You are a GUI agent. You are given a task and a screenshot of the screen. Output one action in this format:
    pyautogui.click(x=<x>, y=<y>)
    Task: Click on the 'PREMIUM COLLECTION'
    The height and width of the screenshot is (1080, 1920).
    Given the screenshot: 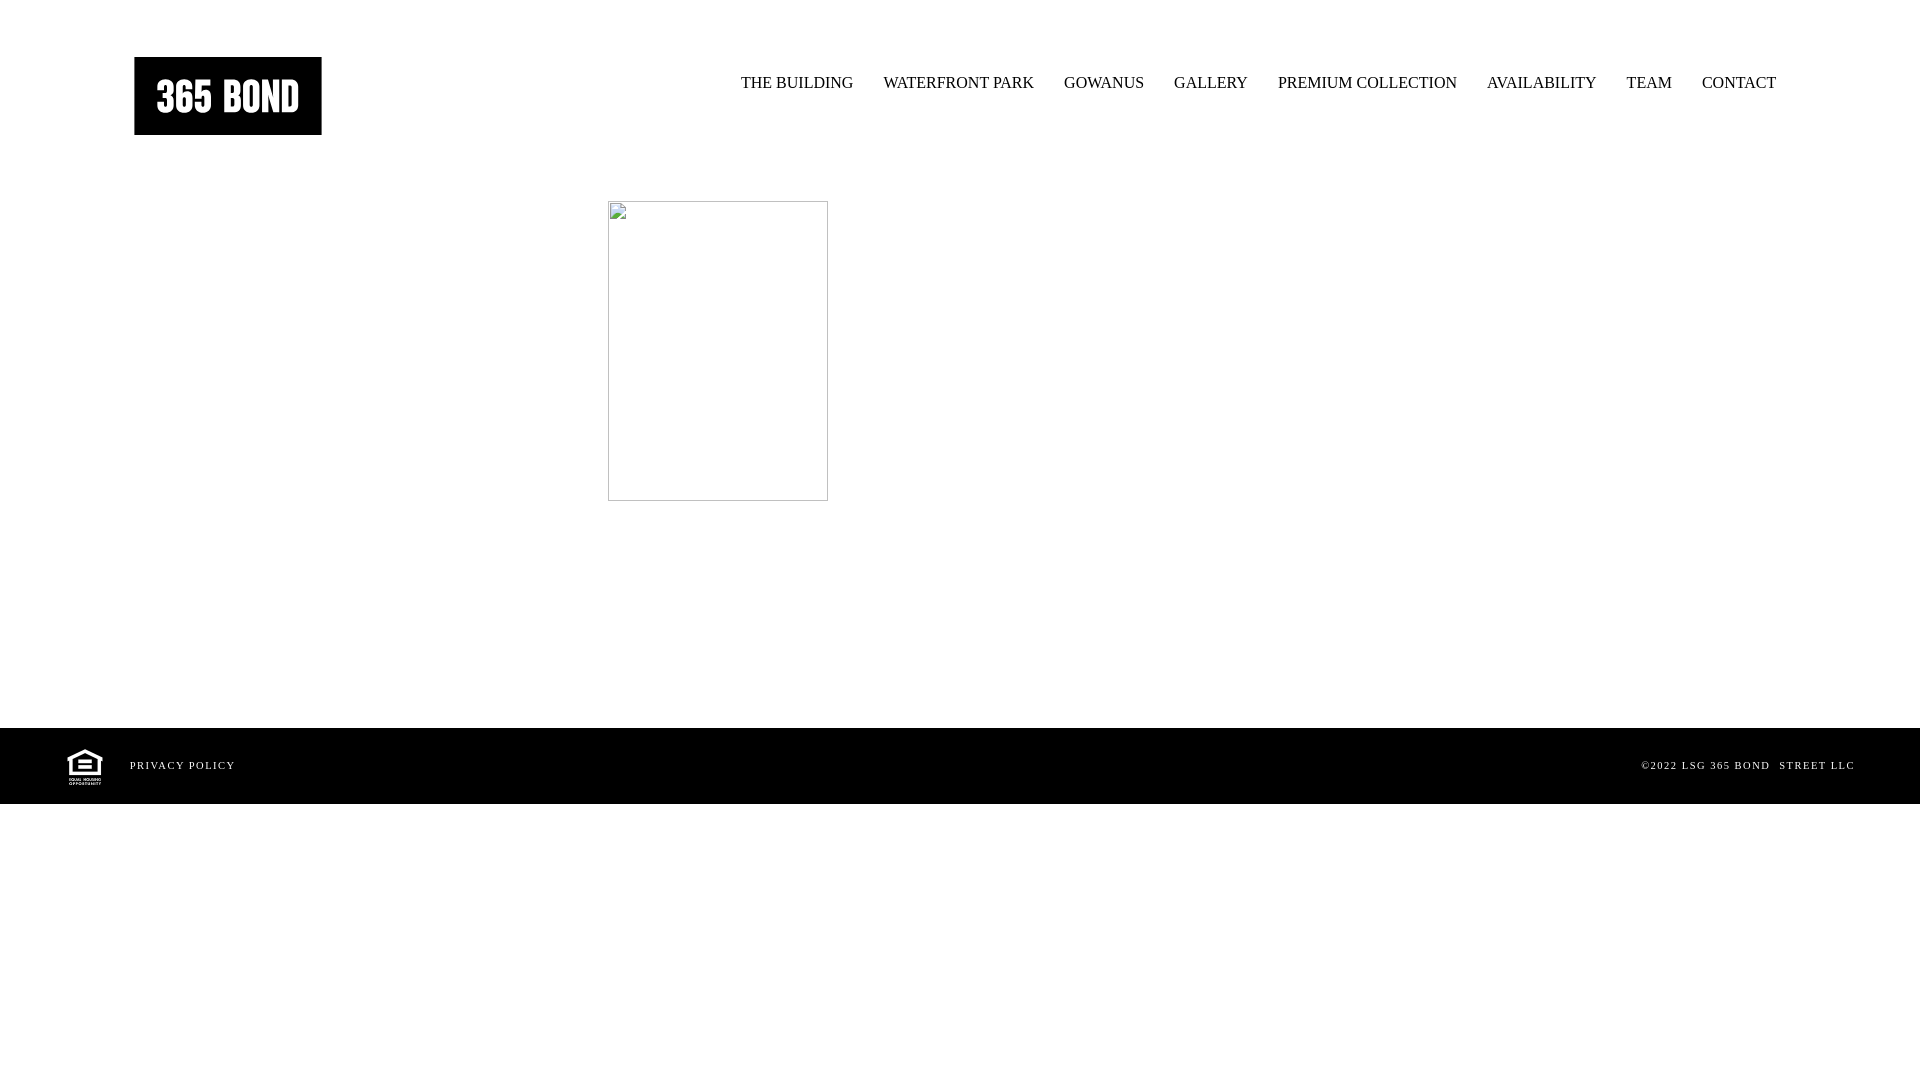 What is the action you would take?
    pyautogui.click(x=1366, y=76)
    